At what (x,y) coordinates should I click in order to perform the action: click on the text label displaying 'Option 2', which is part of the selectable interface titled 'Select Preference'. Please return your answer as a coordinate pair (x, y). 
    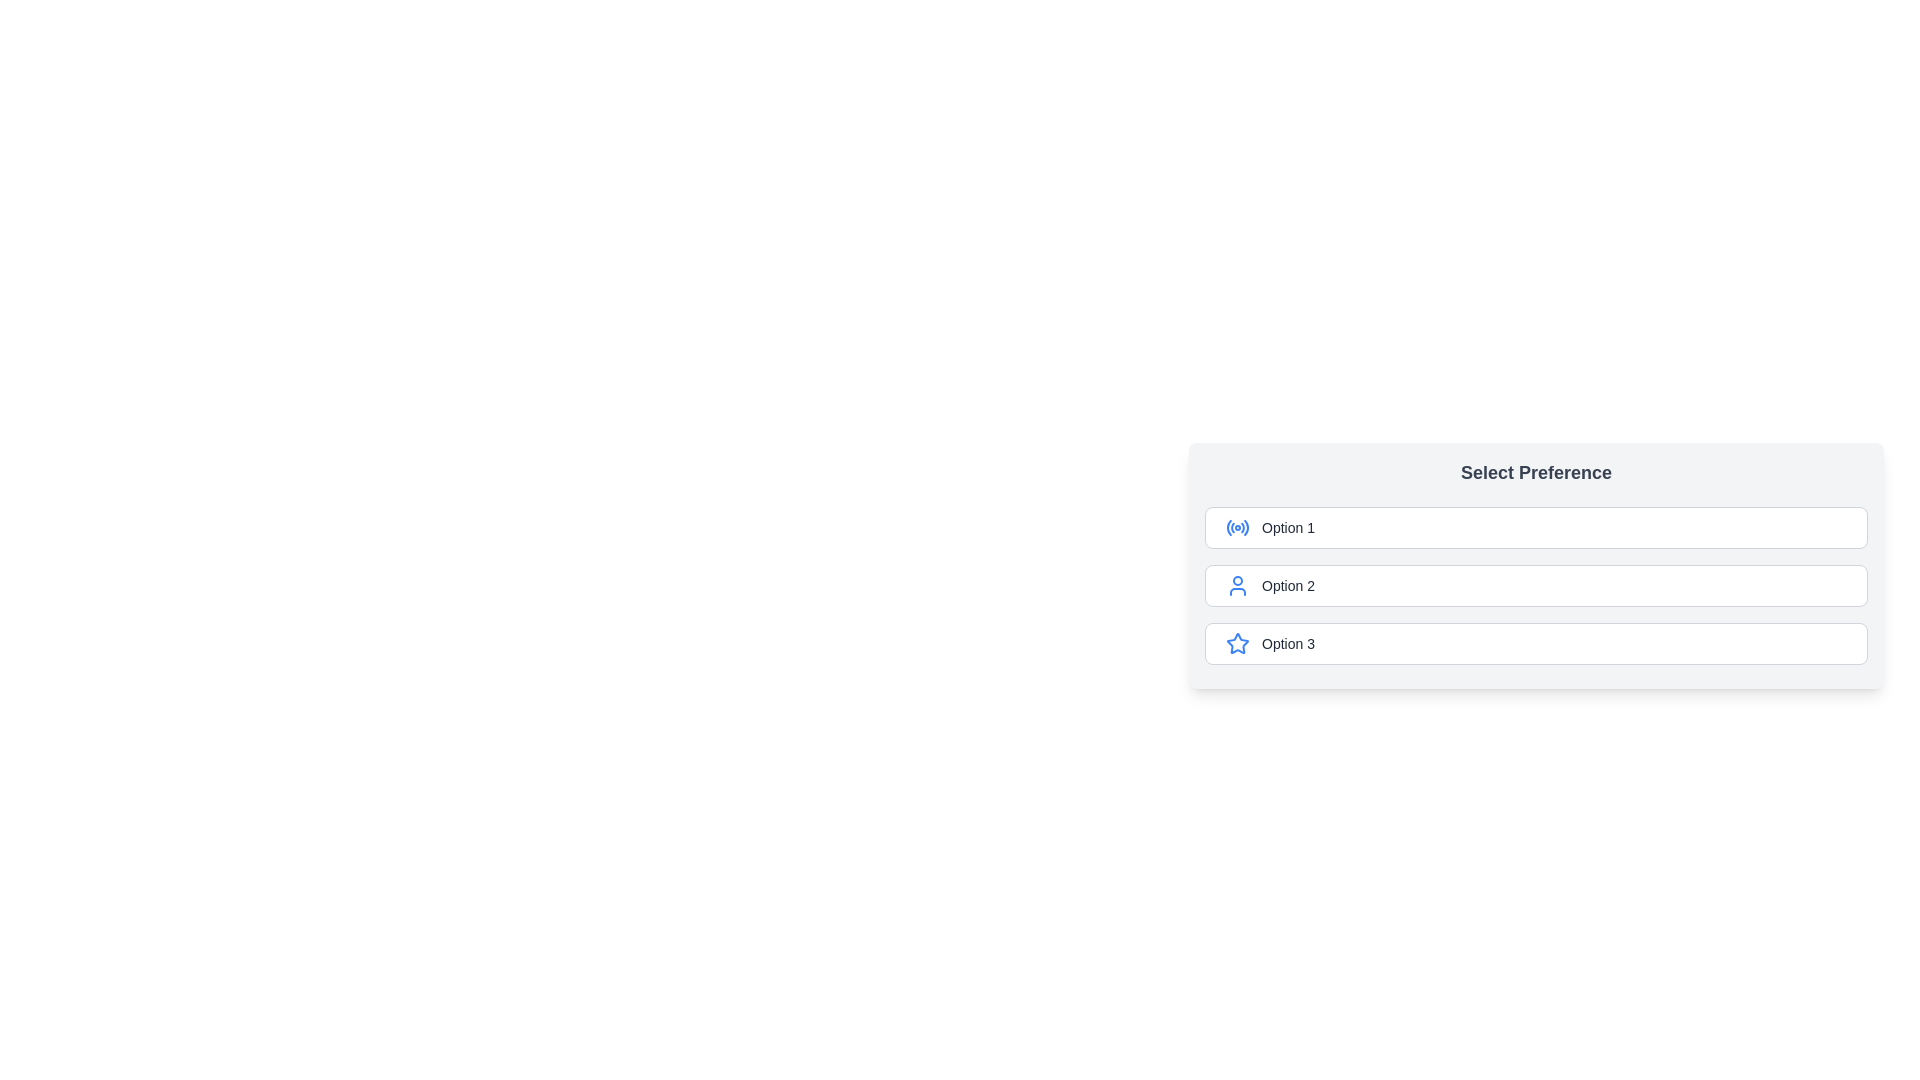
    Looking at the image, I should click on (1288, 585).